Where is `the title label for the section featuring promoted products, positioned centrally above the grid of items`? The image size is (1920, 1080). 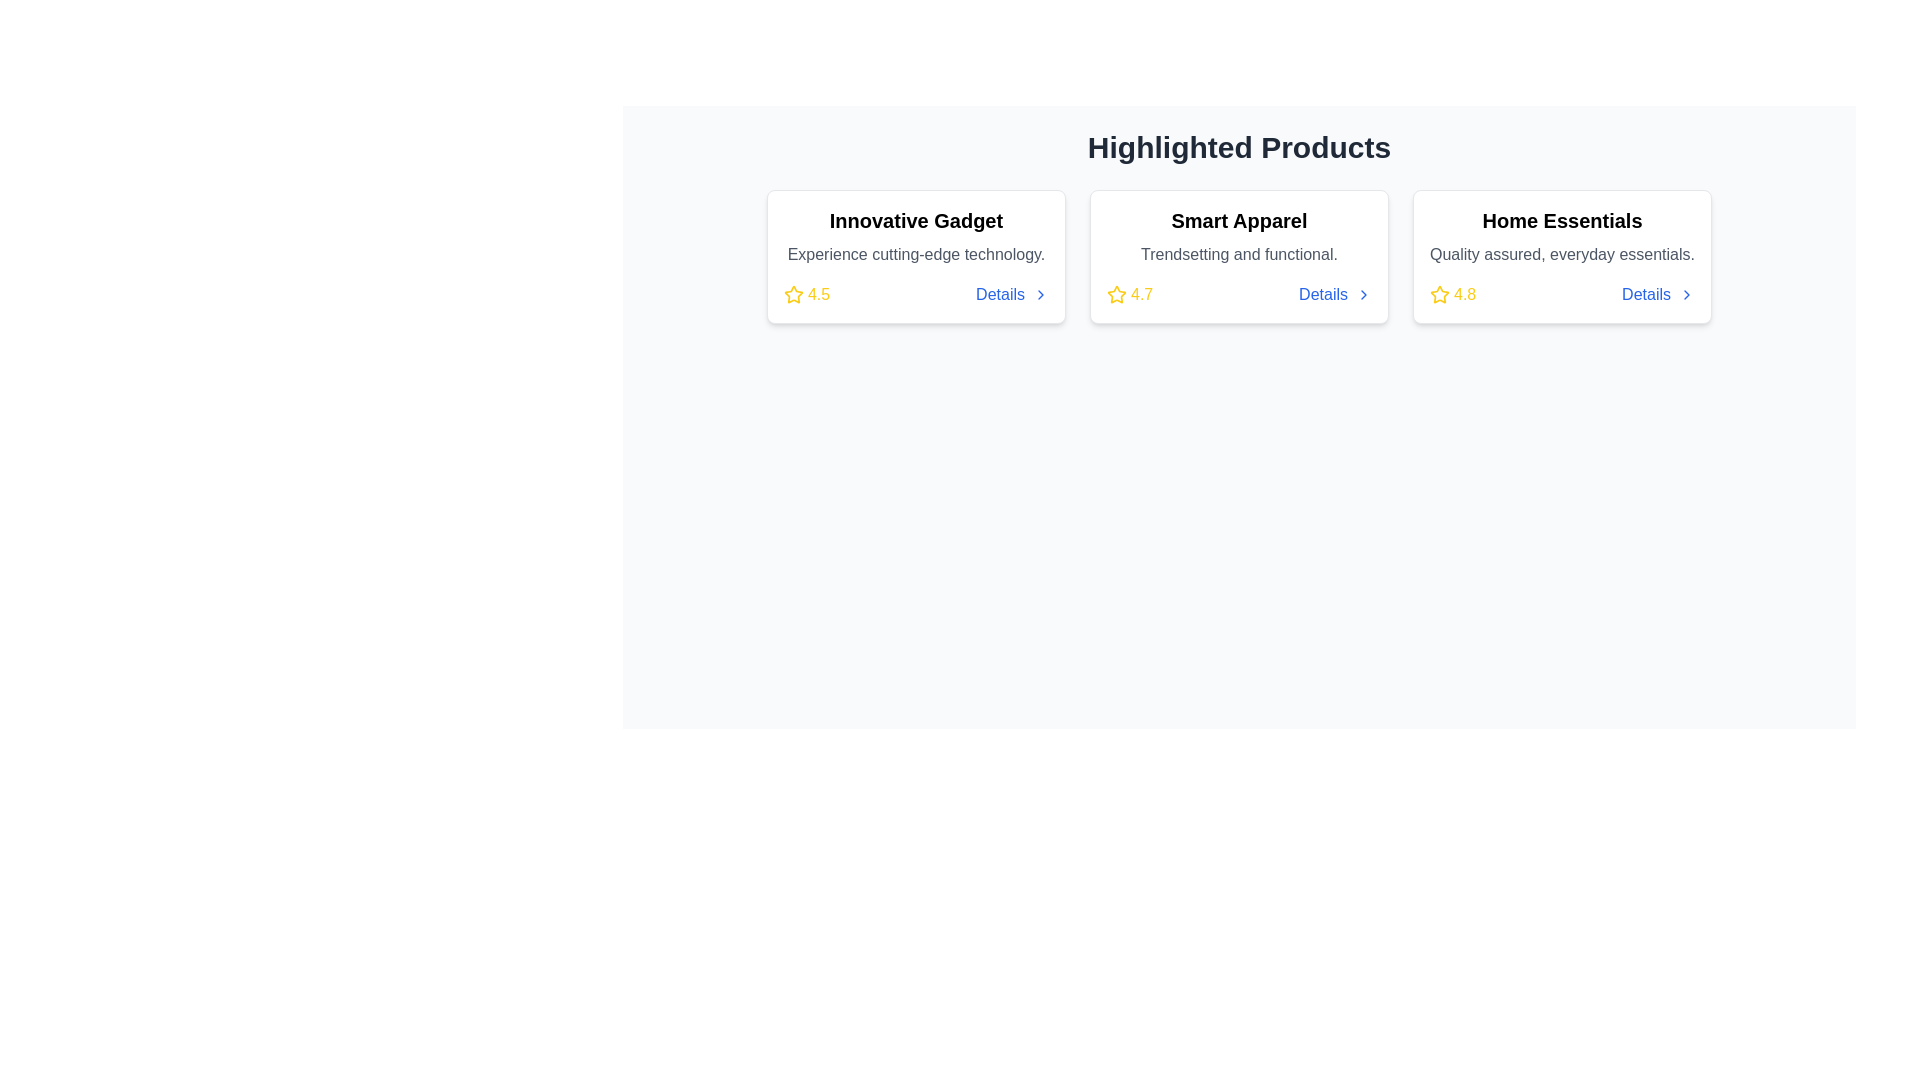
the title label for the section featuring promoted products, positioned centrally above the grid of items is located at coordinates (1238, 146).